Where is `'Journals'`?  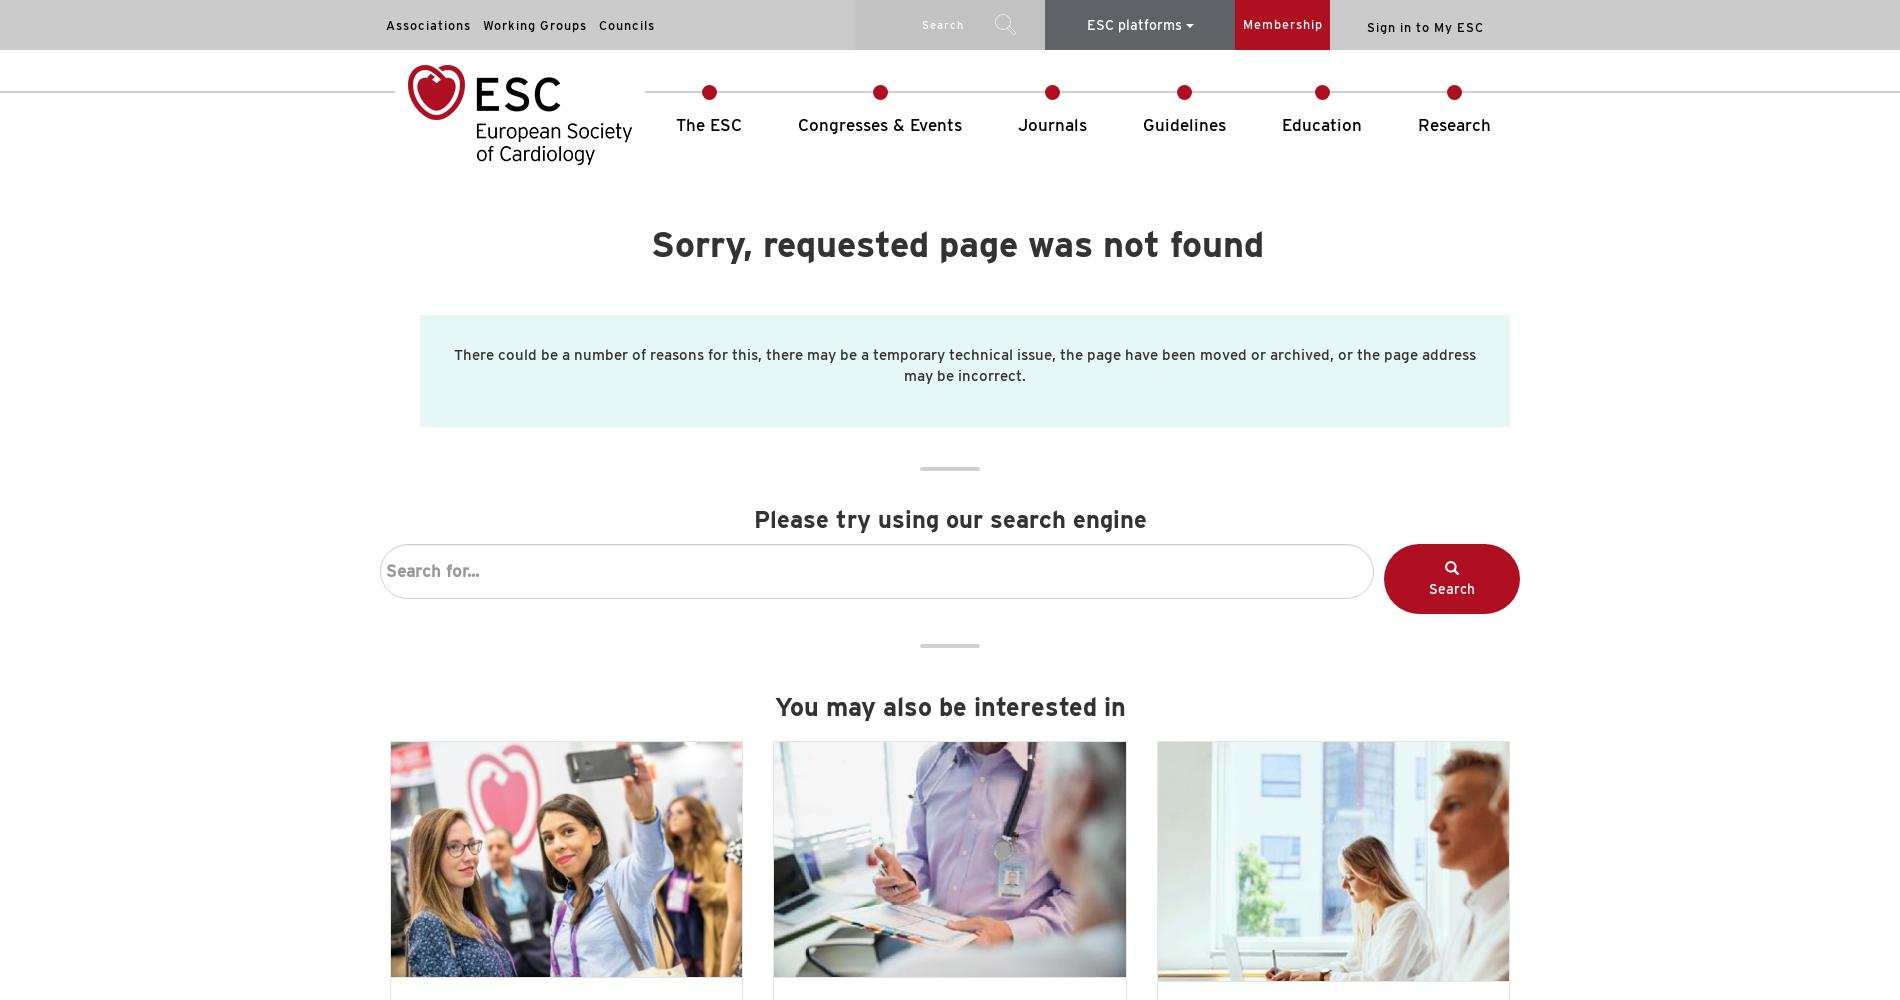 'Journals' is located at coordinates (1018, 125).